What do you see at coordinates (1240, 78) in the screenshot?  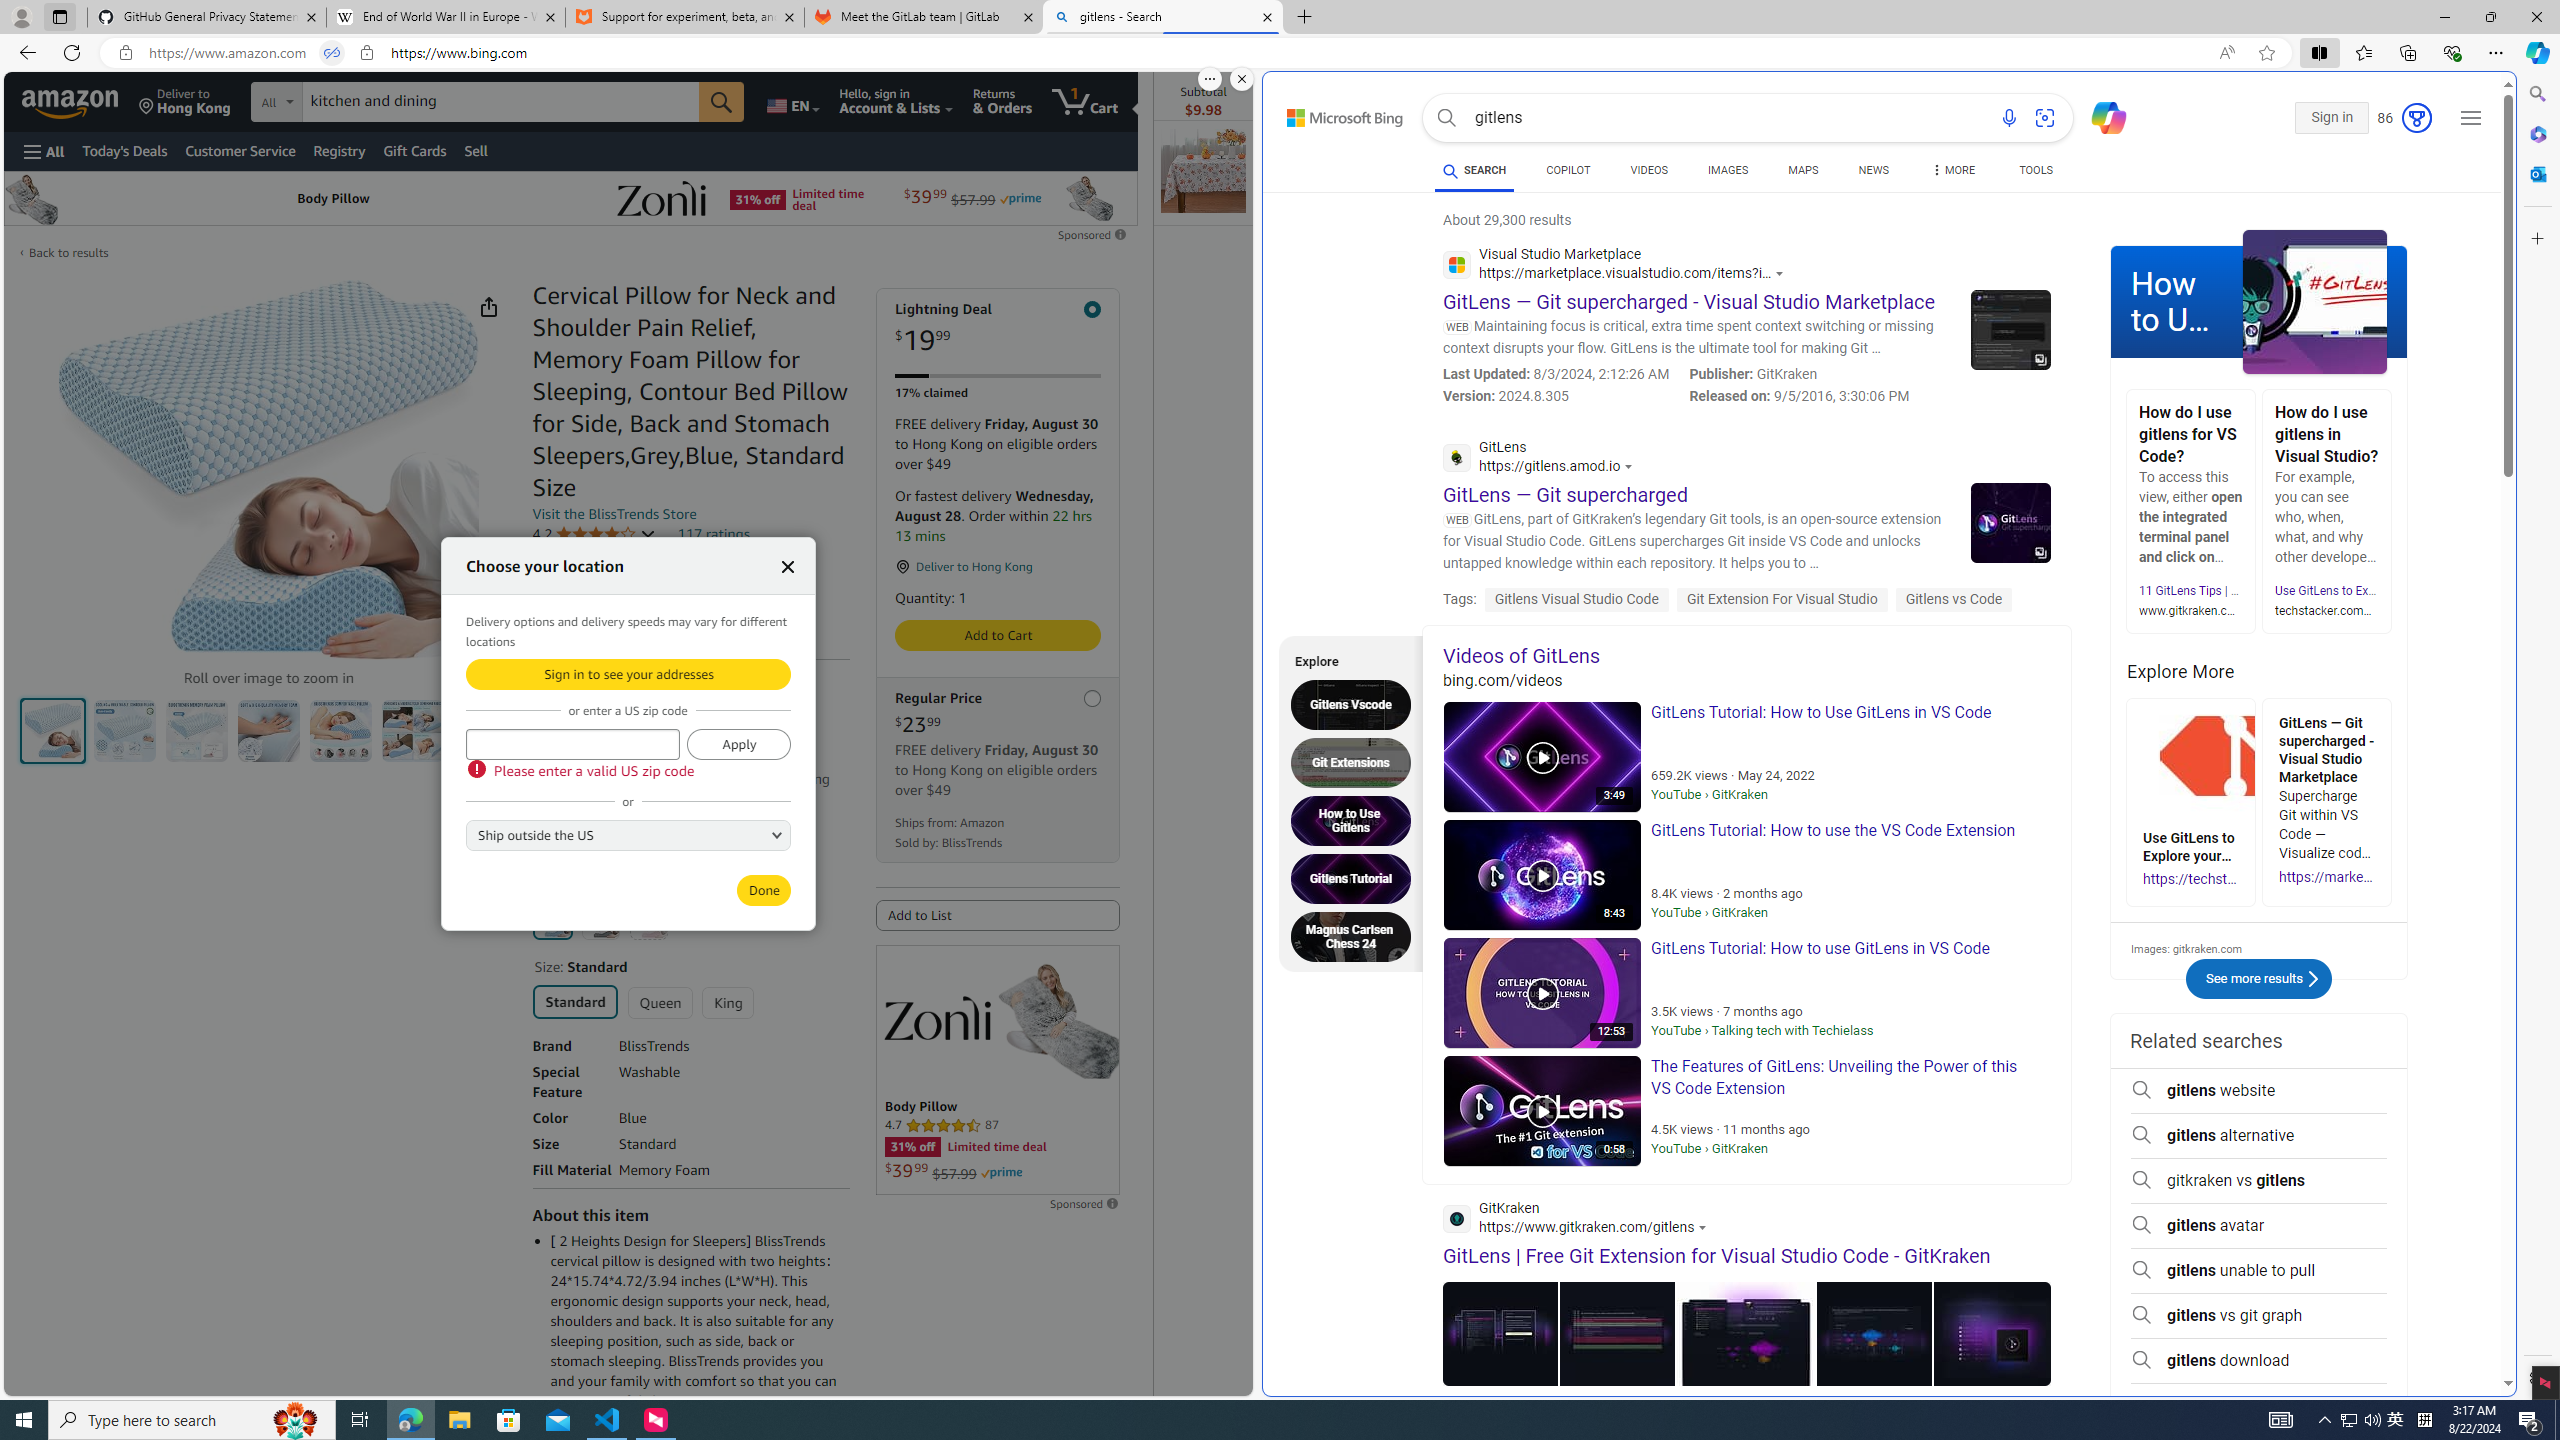 I see `'Close split screen.'` at bounding box center [1240, 78].